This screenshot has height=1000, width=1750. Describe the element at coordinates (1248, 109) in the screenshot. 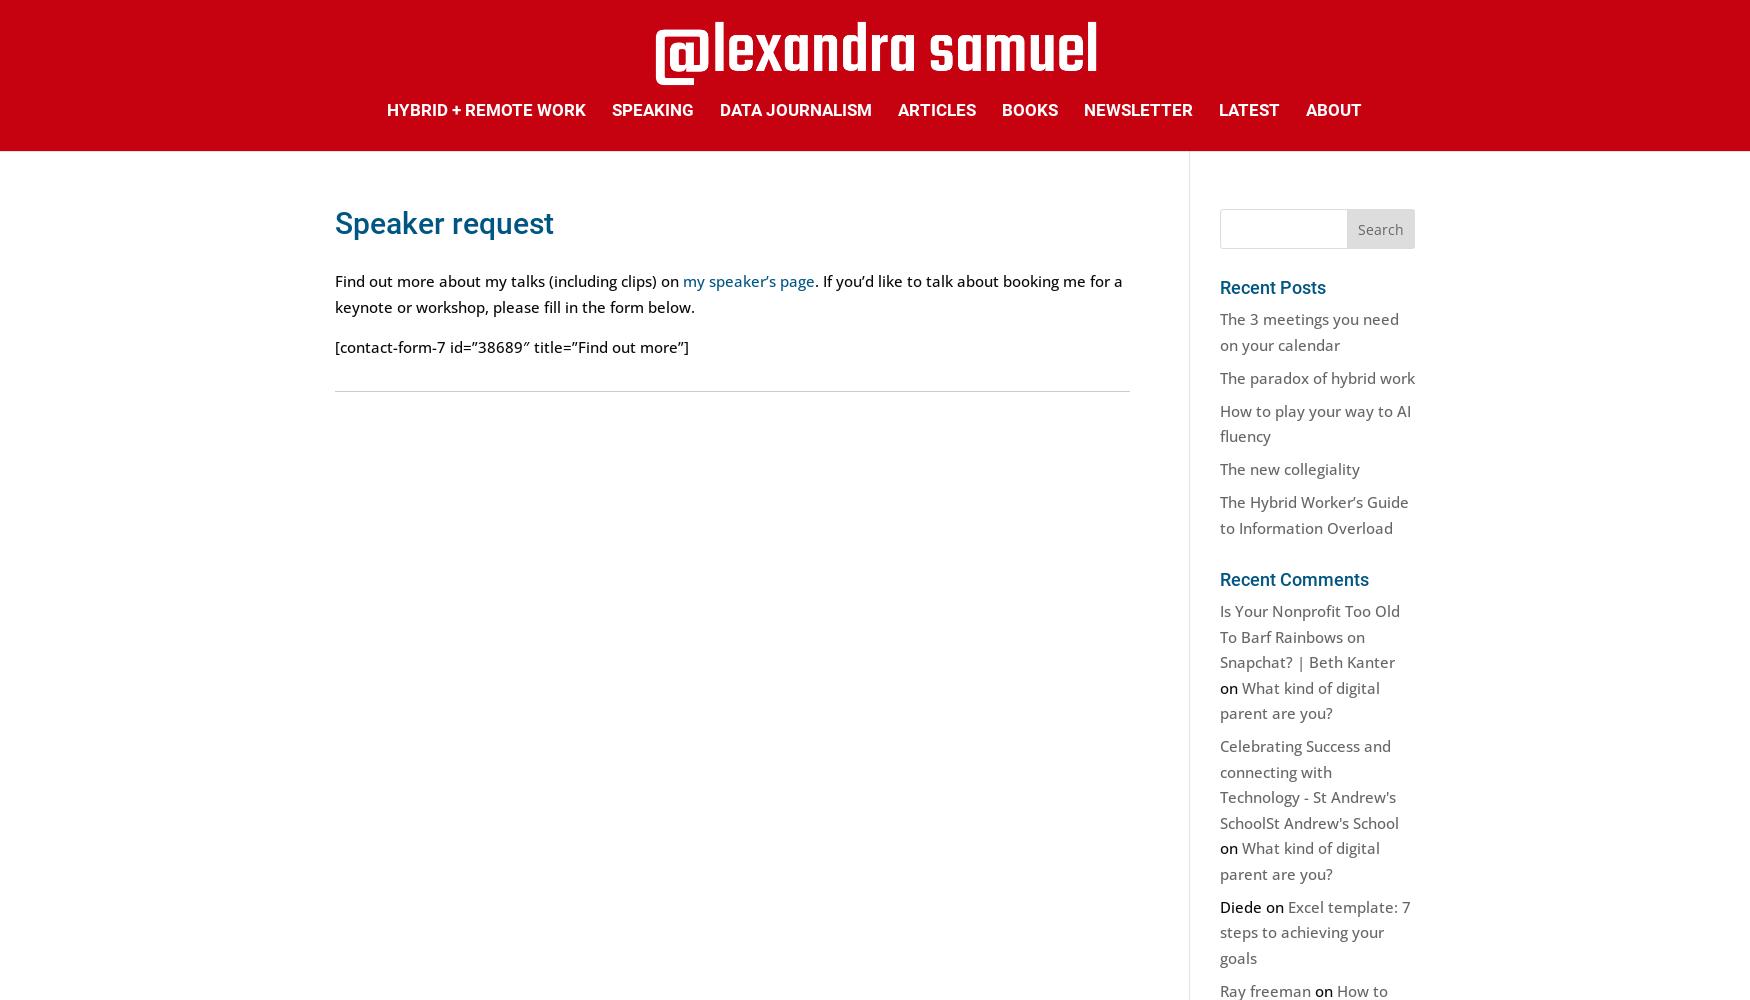

I see `'Latest'` at that location.